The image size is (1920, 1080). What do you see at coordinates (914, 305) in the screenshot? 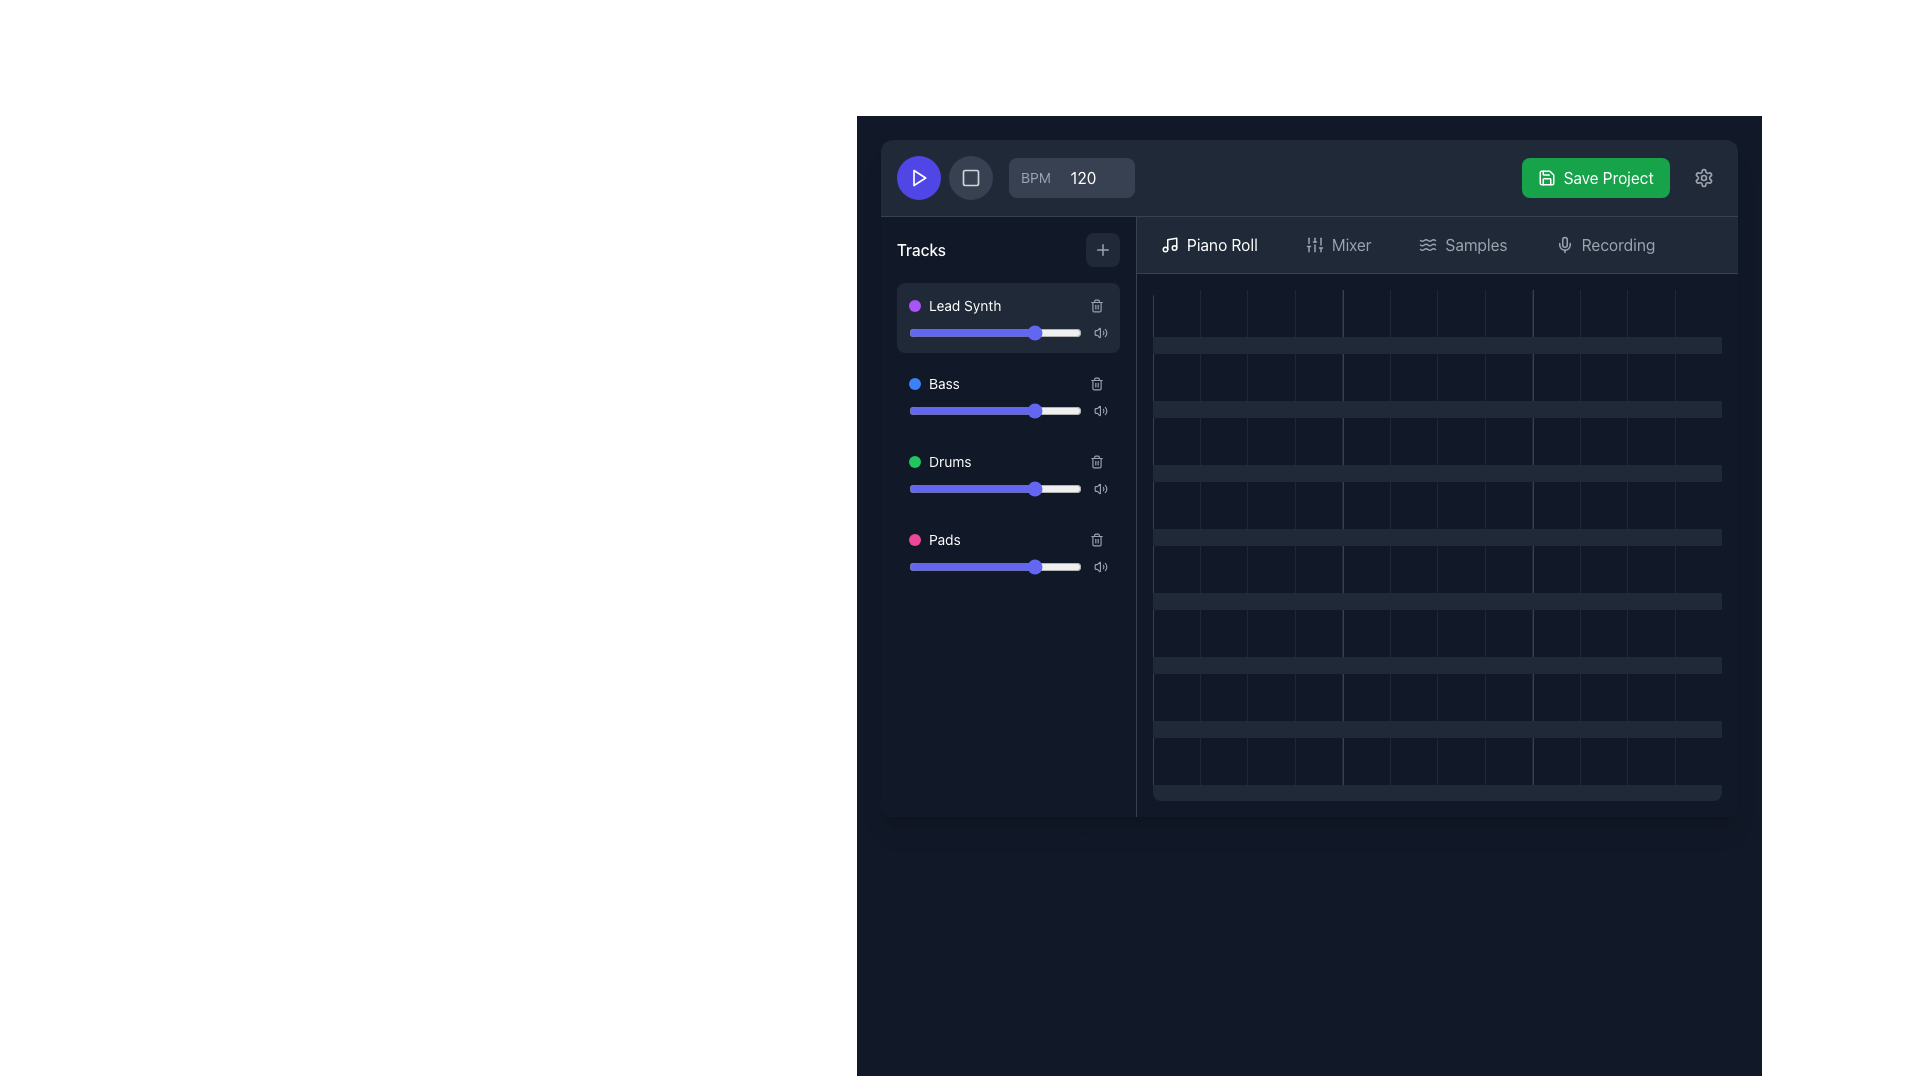
I see `the icon located on the left side of the text 'Lead Synth', which serves as an indicator for the associated track` at bounding box center [914, 305].